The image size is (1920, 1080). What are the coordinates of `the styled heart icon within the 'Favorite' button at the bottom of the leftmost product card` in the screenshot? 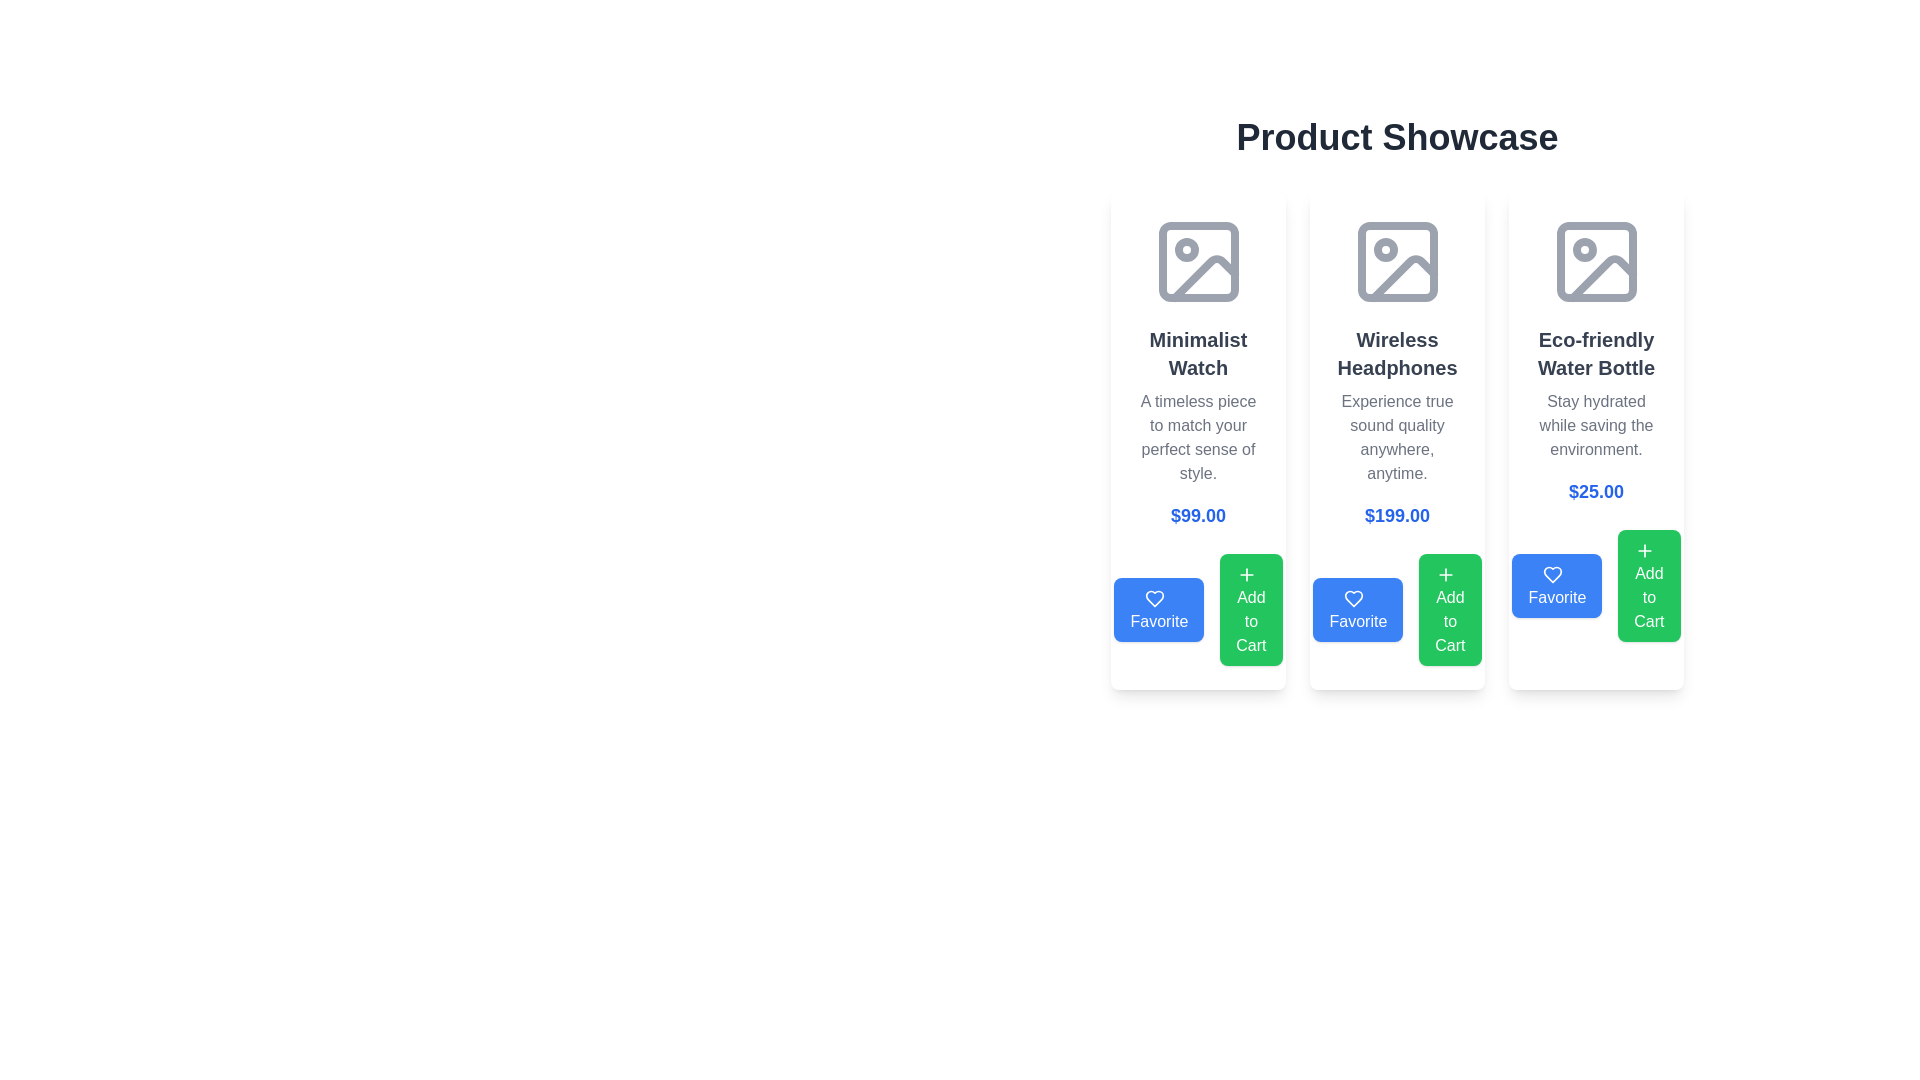 It's located at (1155, 597).